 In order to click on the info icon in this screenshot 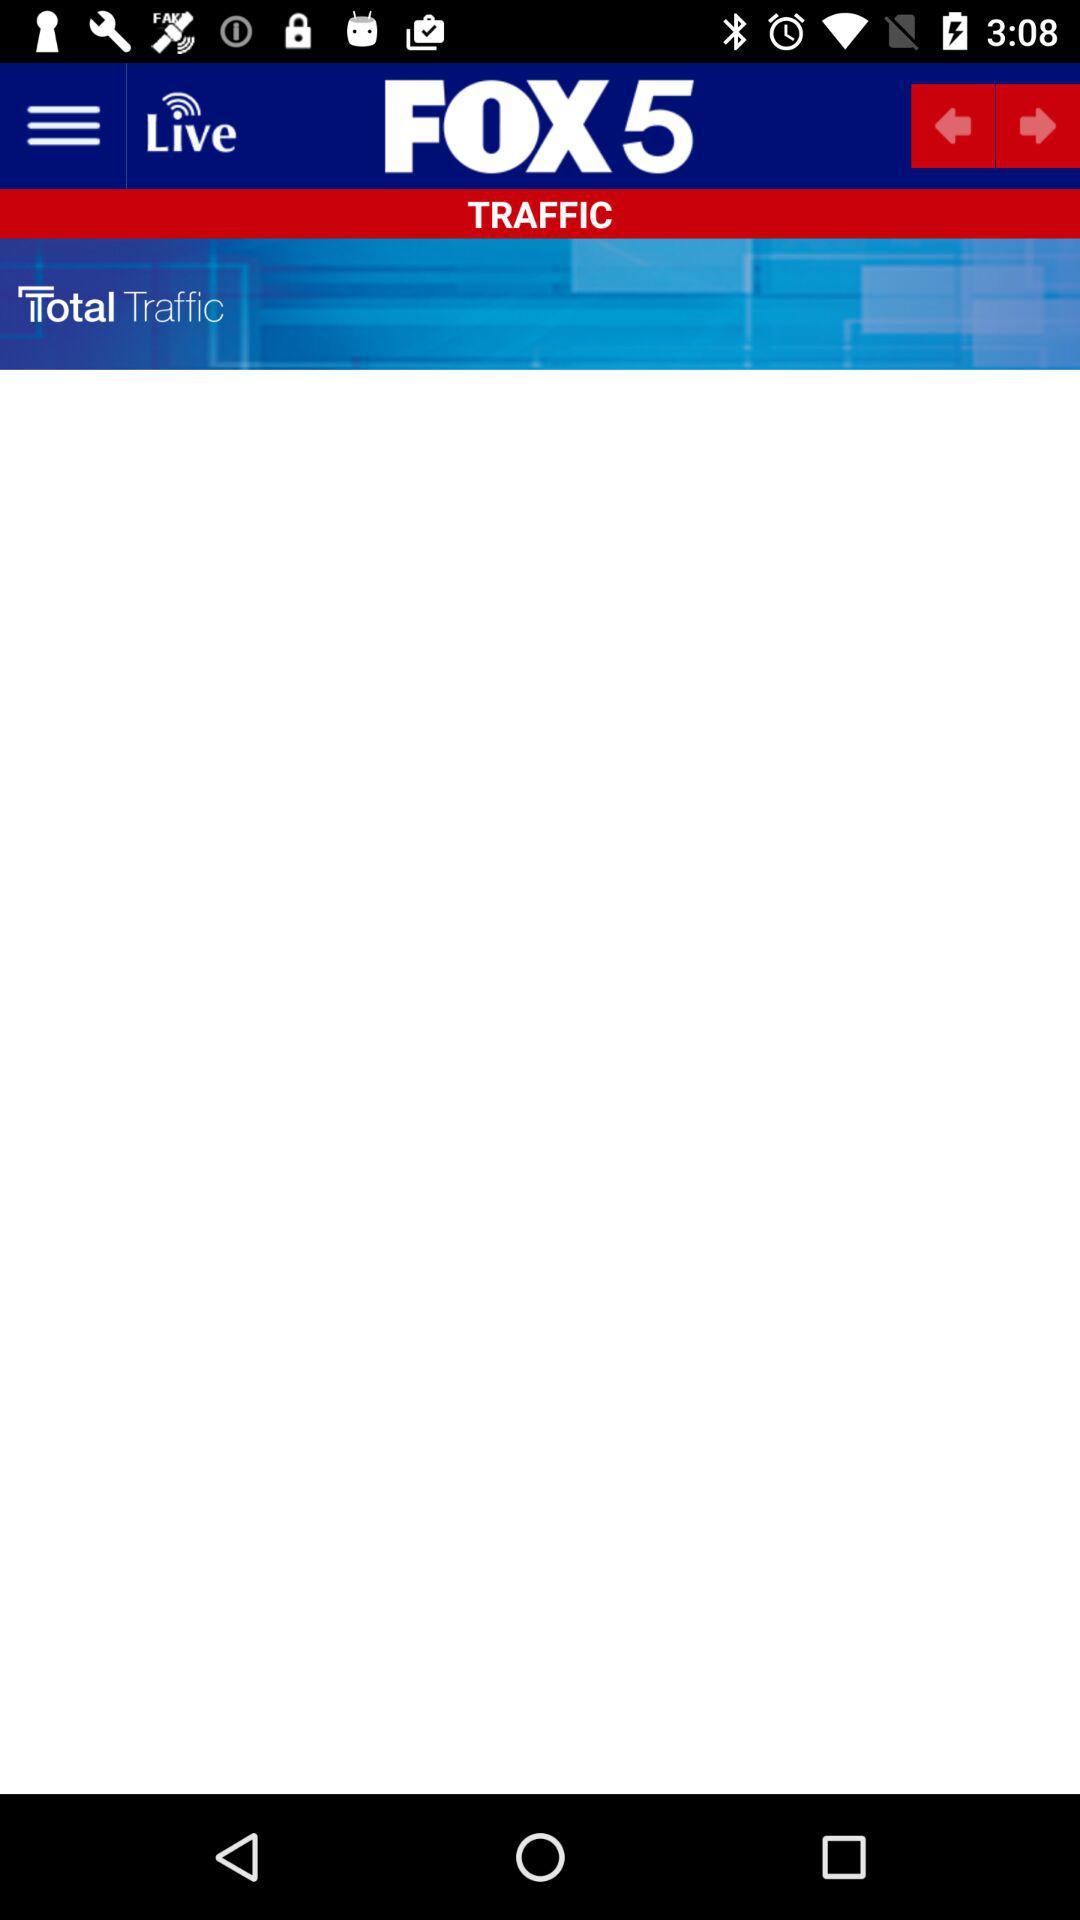, I will do `click(470, 124)`.